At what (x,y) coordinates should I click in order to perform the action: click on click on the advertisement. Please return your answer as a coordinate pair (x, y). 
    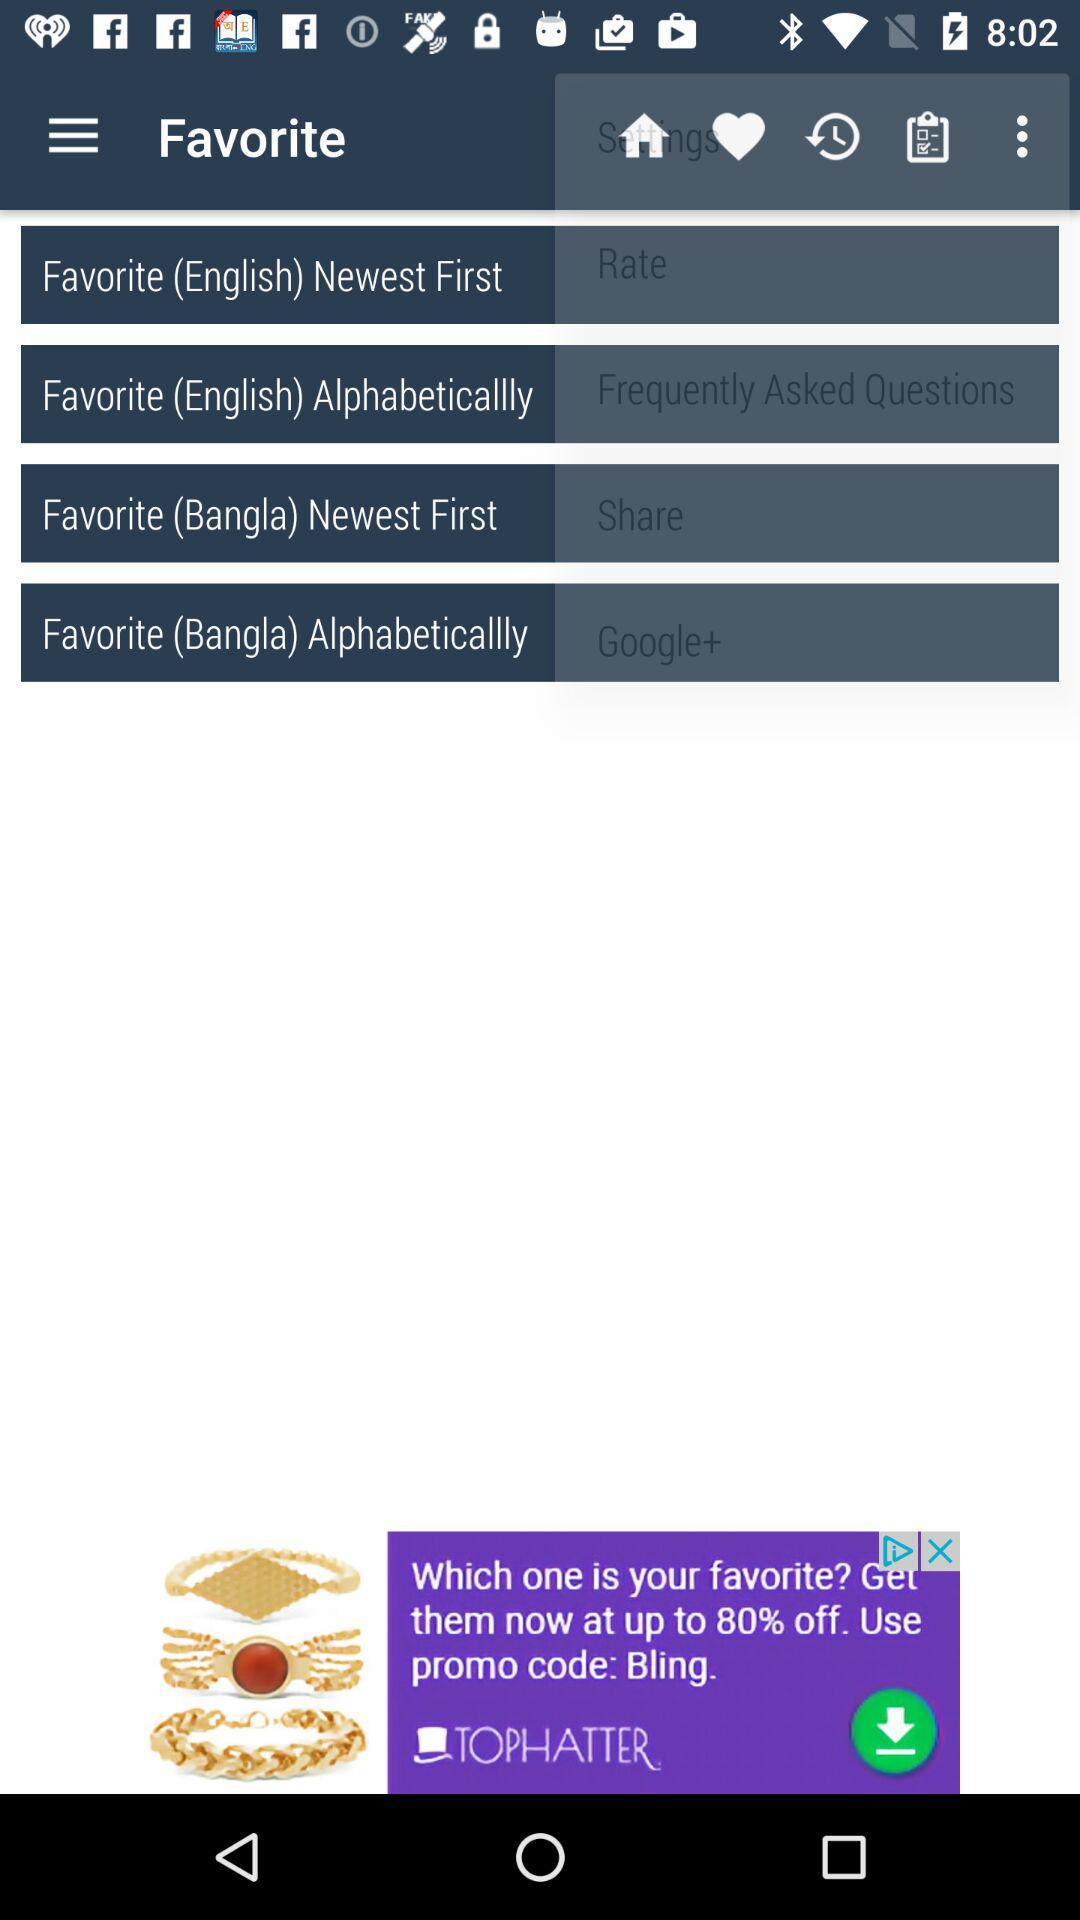
    Looking at the image, I should click on (540, 1662).